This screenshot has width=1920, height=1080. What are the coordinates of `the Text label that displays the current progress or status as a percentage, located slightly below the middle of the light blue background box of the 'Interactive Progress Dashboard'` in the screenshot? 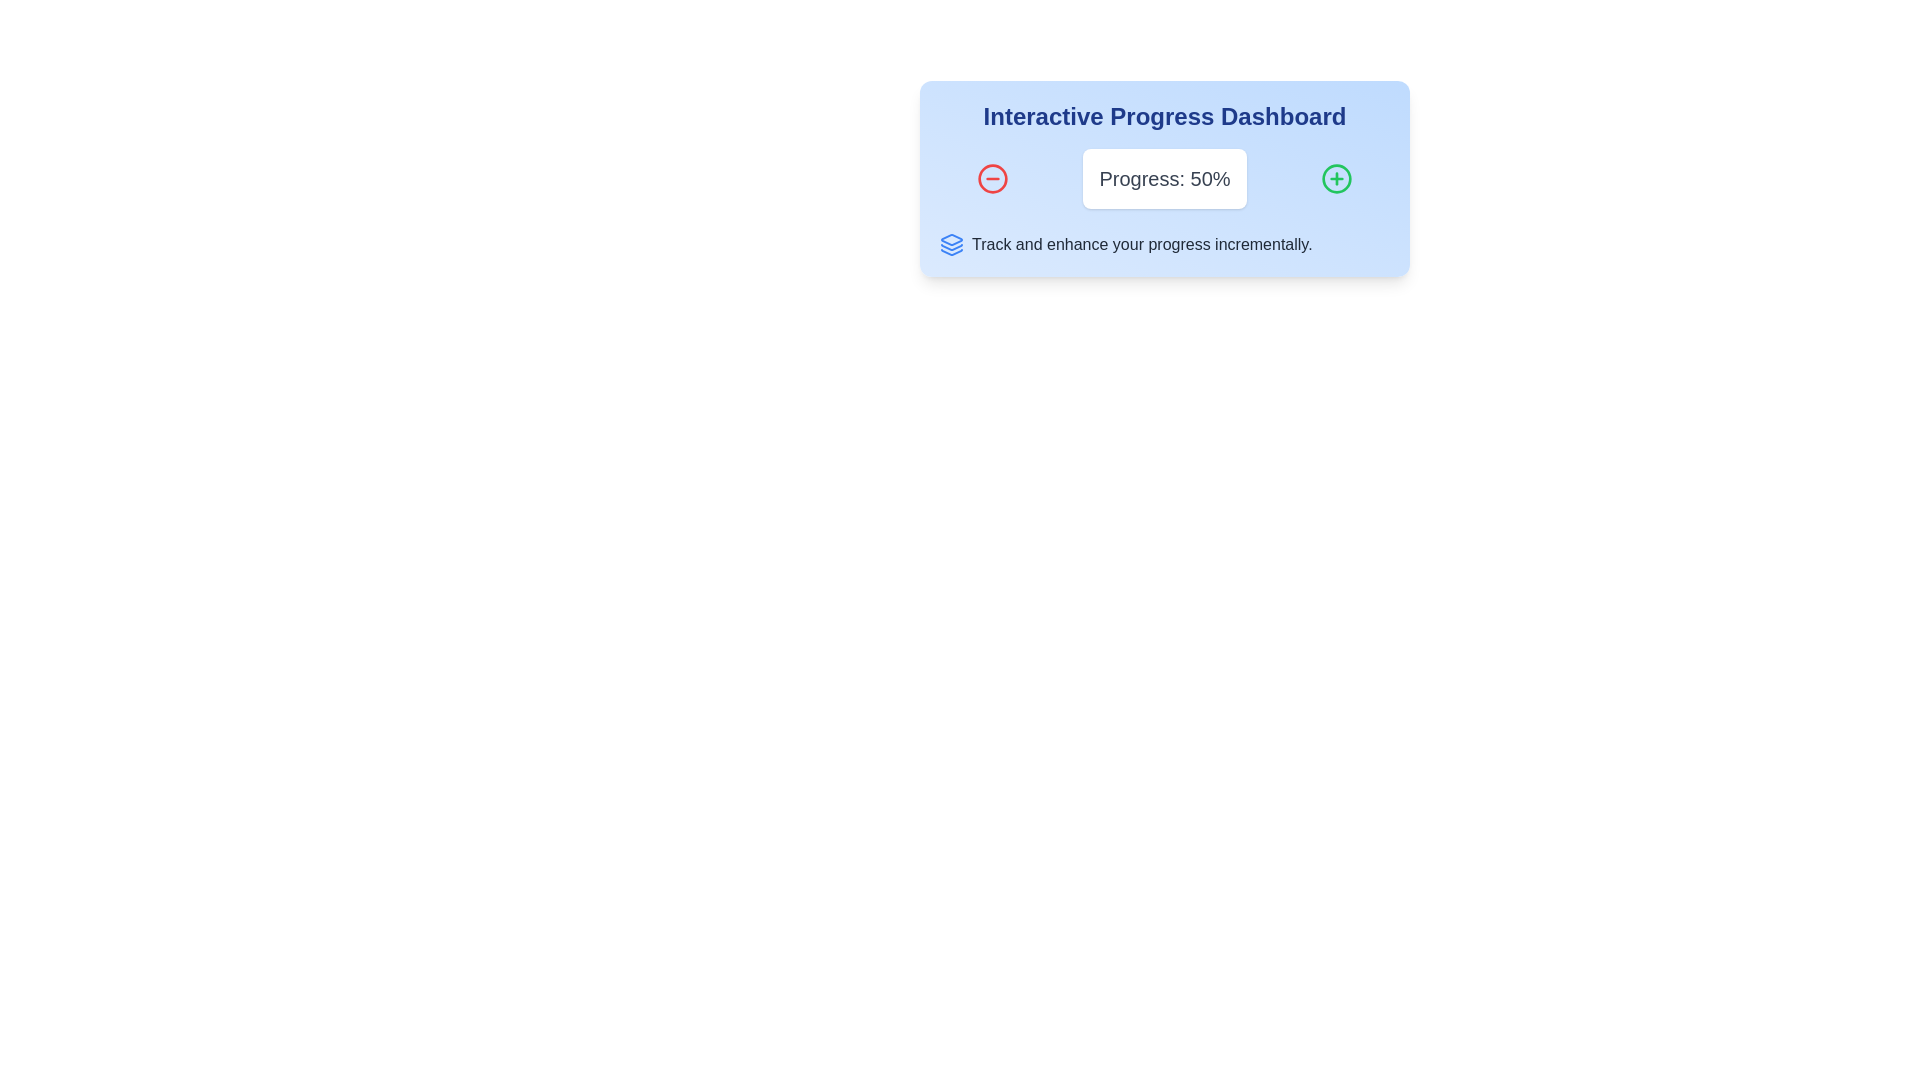 It's located at (1165, 177).